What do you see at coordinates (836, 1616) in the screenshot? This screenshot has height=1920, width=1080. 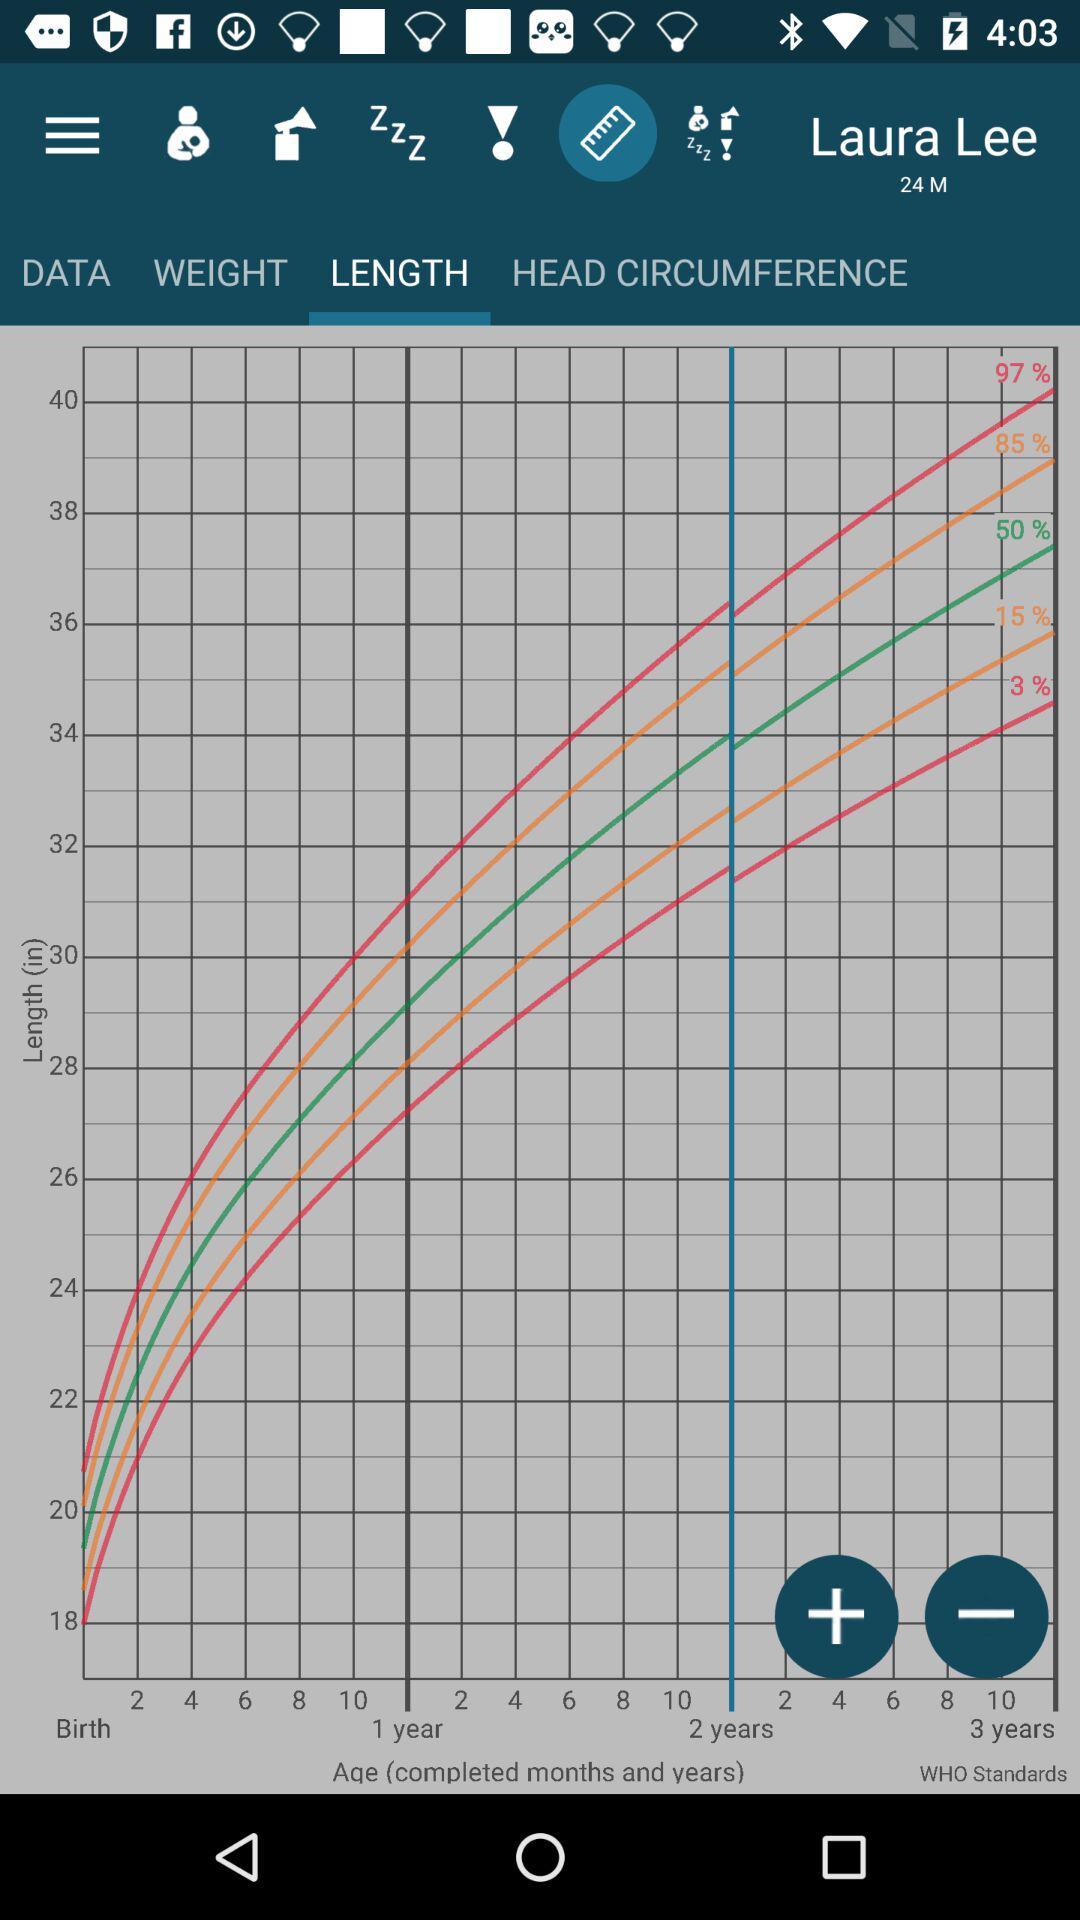 I see `the add icon` at bounding box center [836, 1616].